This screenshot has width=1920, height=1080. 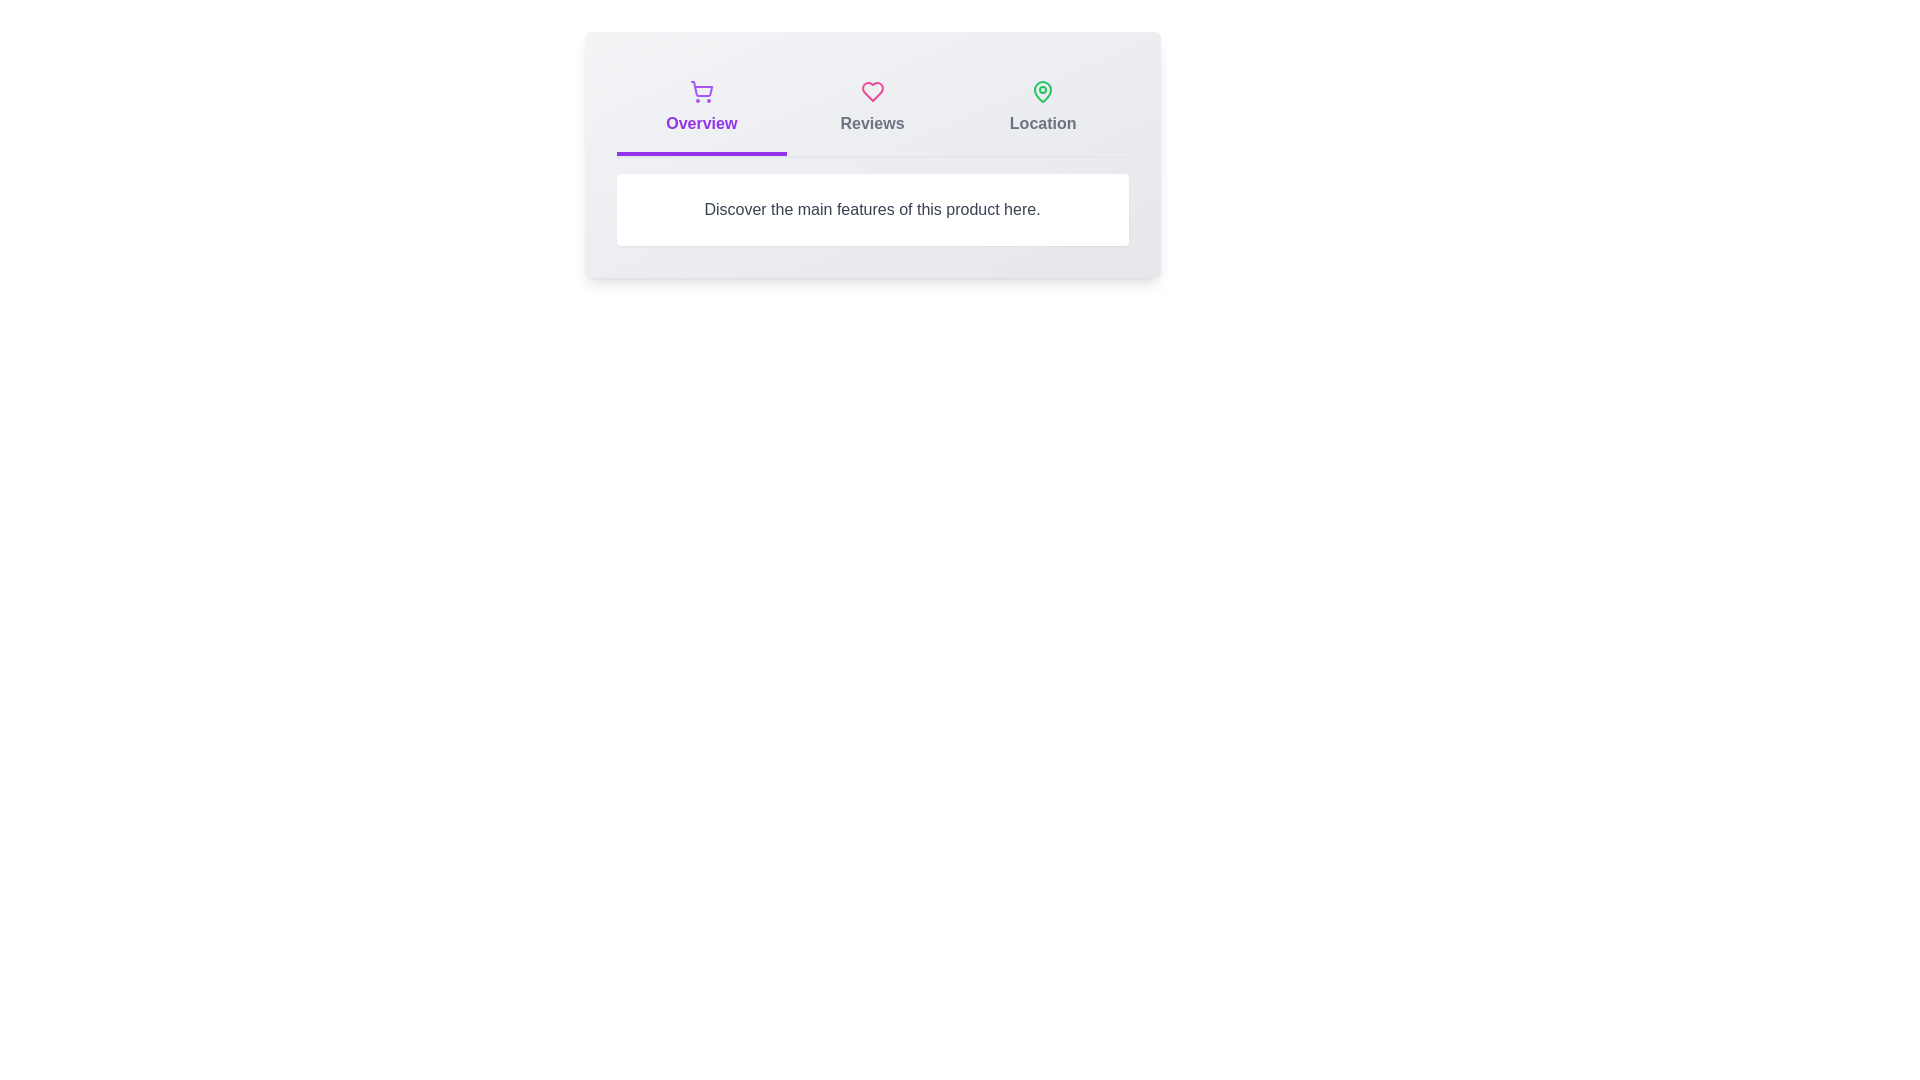 What do you see at coordinates (872, 110) in the screenshot?
I see `the Reviews tab to view its content` at bounding box center [872, 110].